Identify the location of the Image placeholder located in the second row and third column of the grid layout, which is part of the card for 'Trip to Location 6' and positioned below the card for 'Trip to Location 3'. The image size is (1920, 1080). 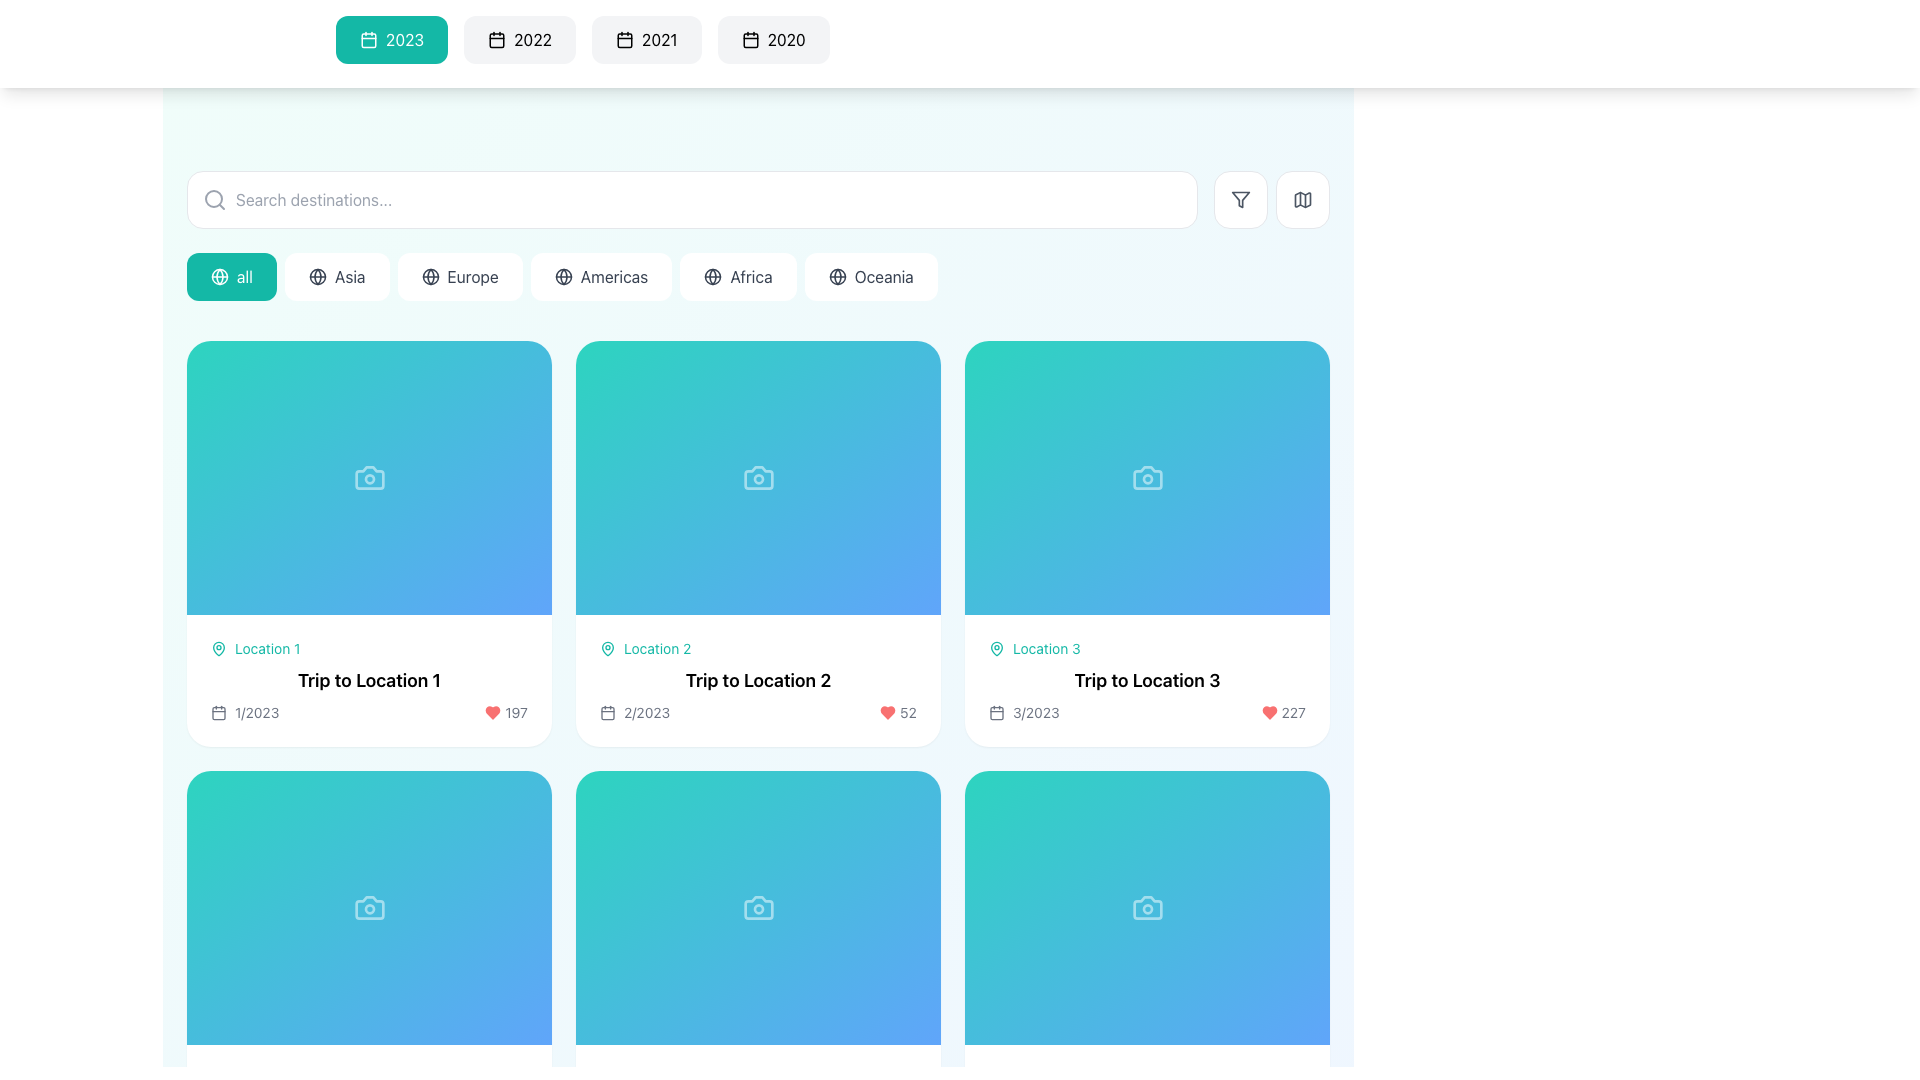
(1147, 907).